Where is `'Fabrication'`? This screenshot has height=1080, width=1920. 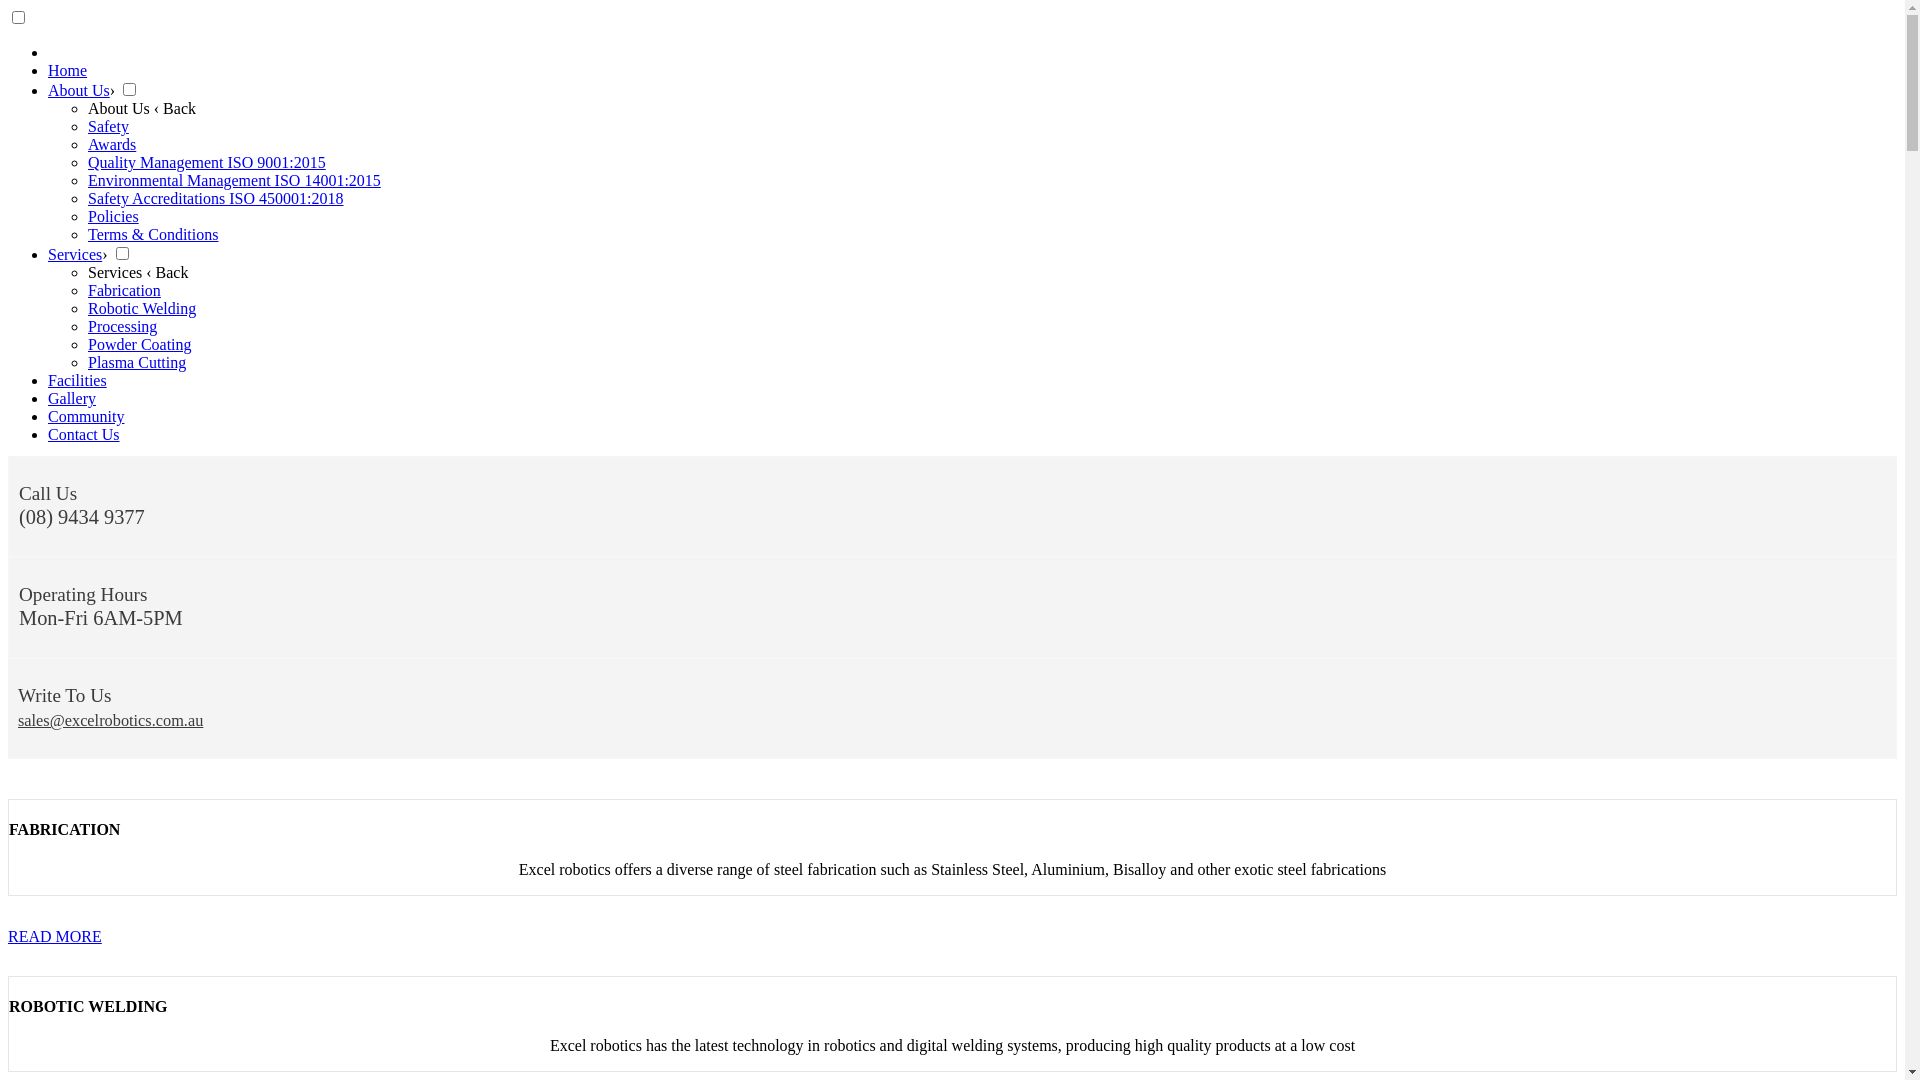
'Fabrication' is located at coordinates (123, 290).